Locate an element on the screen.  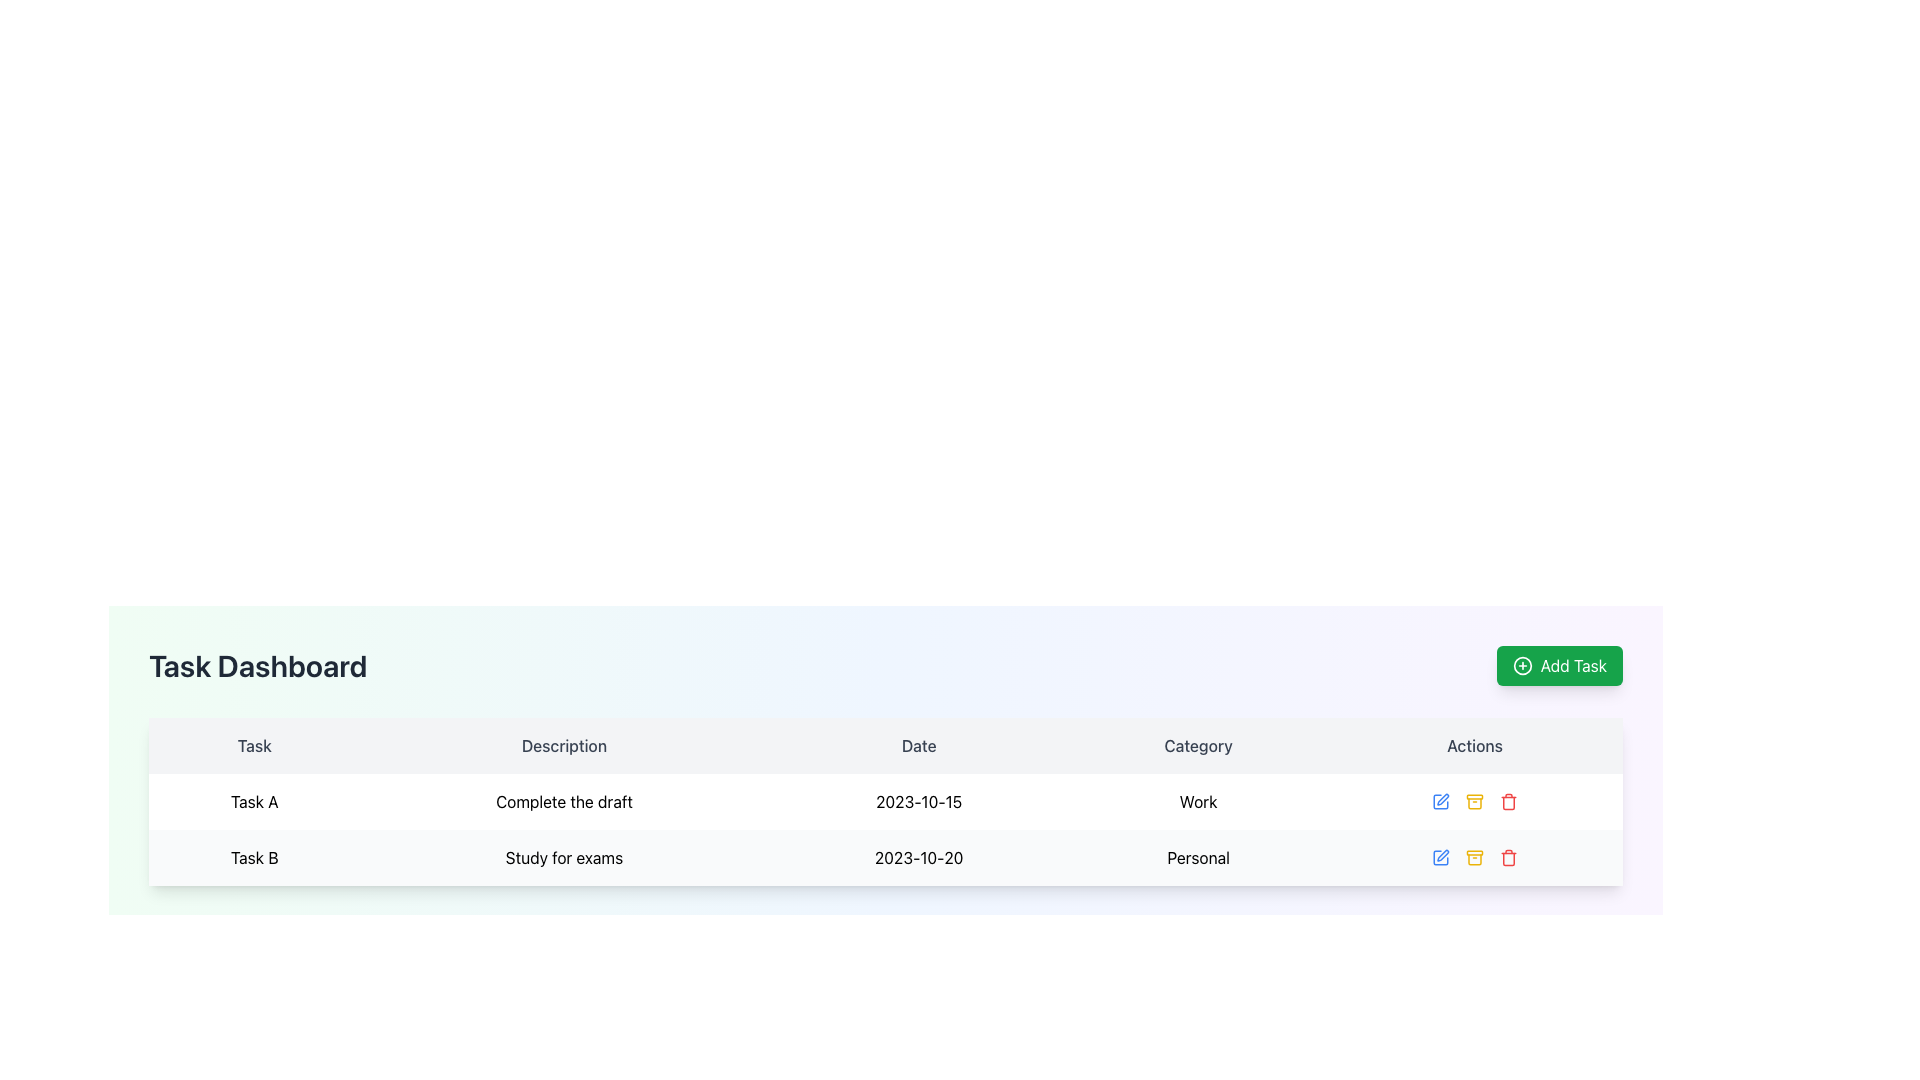
the edit vector graphic in the 'Actions' column of the second row is located at coordinates (1440, 801).